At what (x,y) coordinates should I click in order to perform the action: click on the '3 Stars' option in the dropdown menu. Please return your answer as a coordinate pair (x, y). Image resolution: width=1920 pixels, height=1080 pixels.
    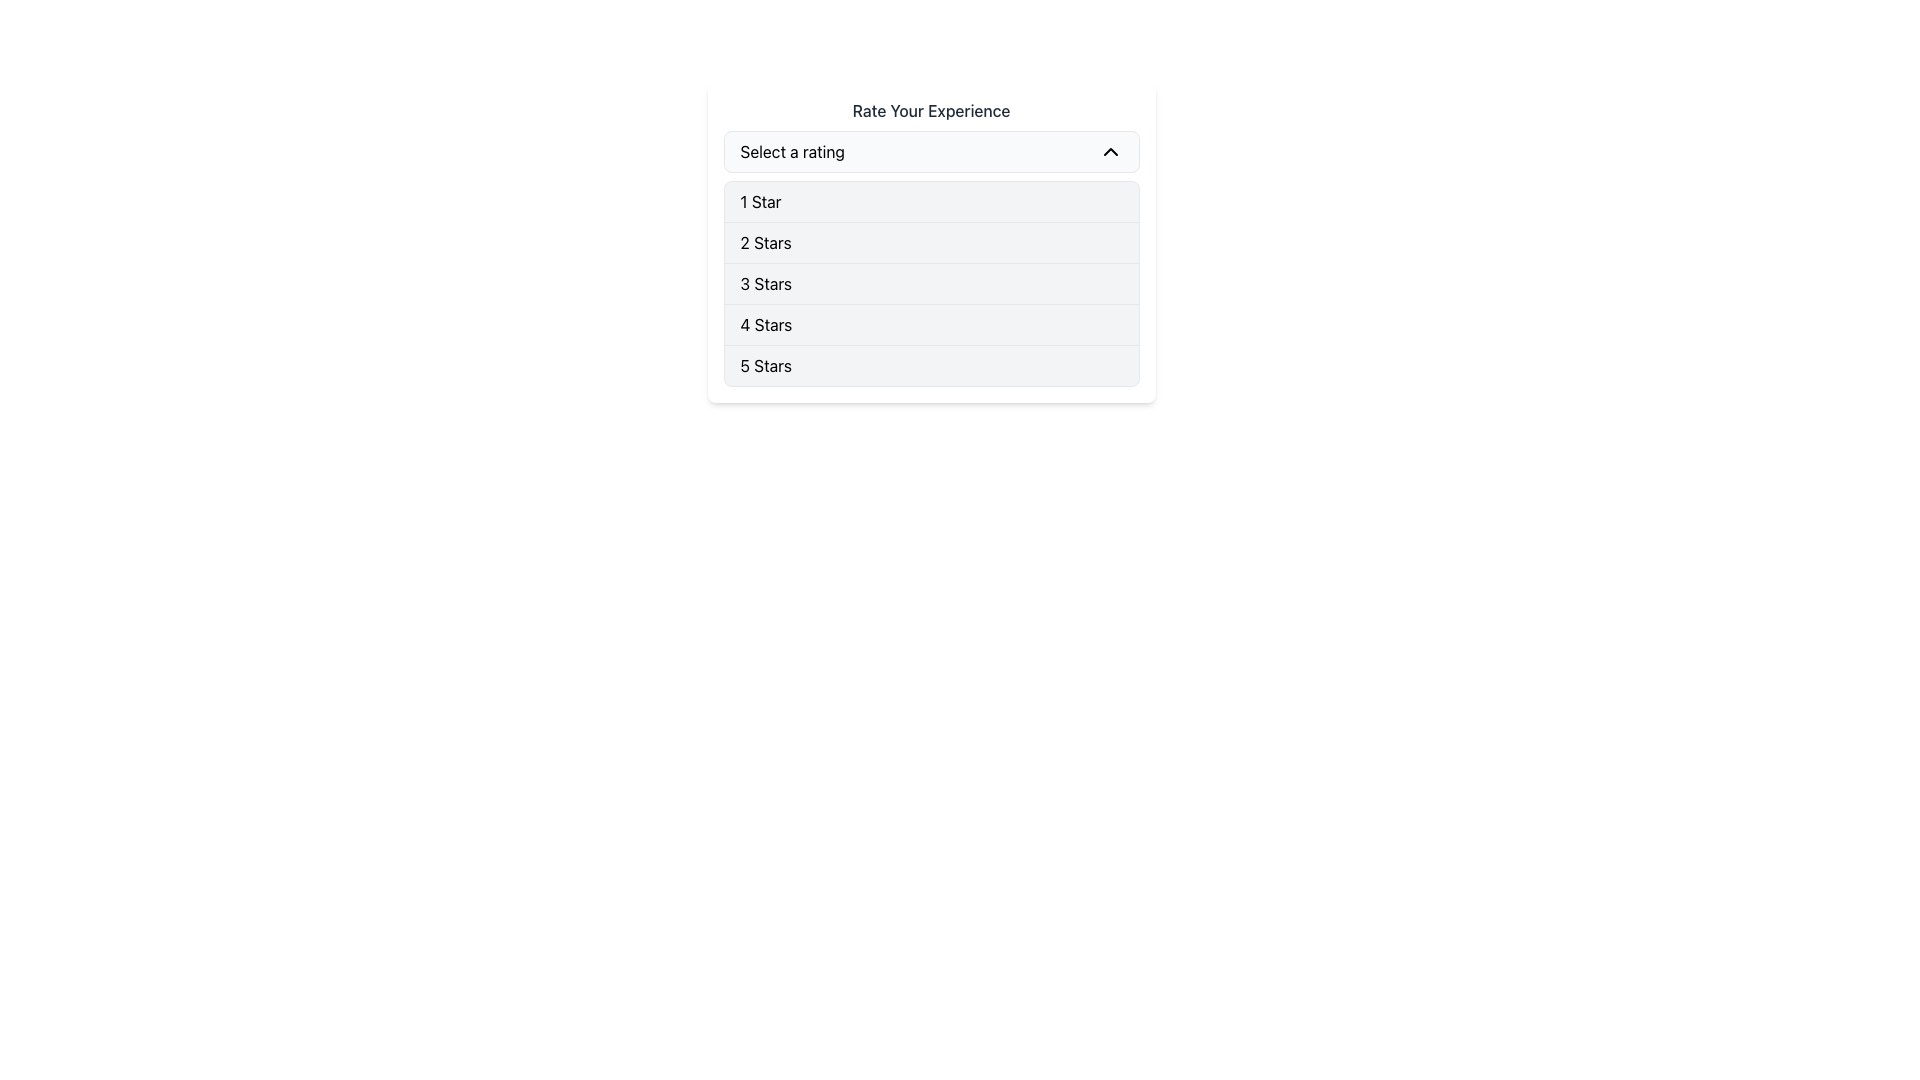
    Looking at the image, I should click on (930, 283).